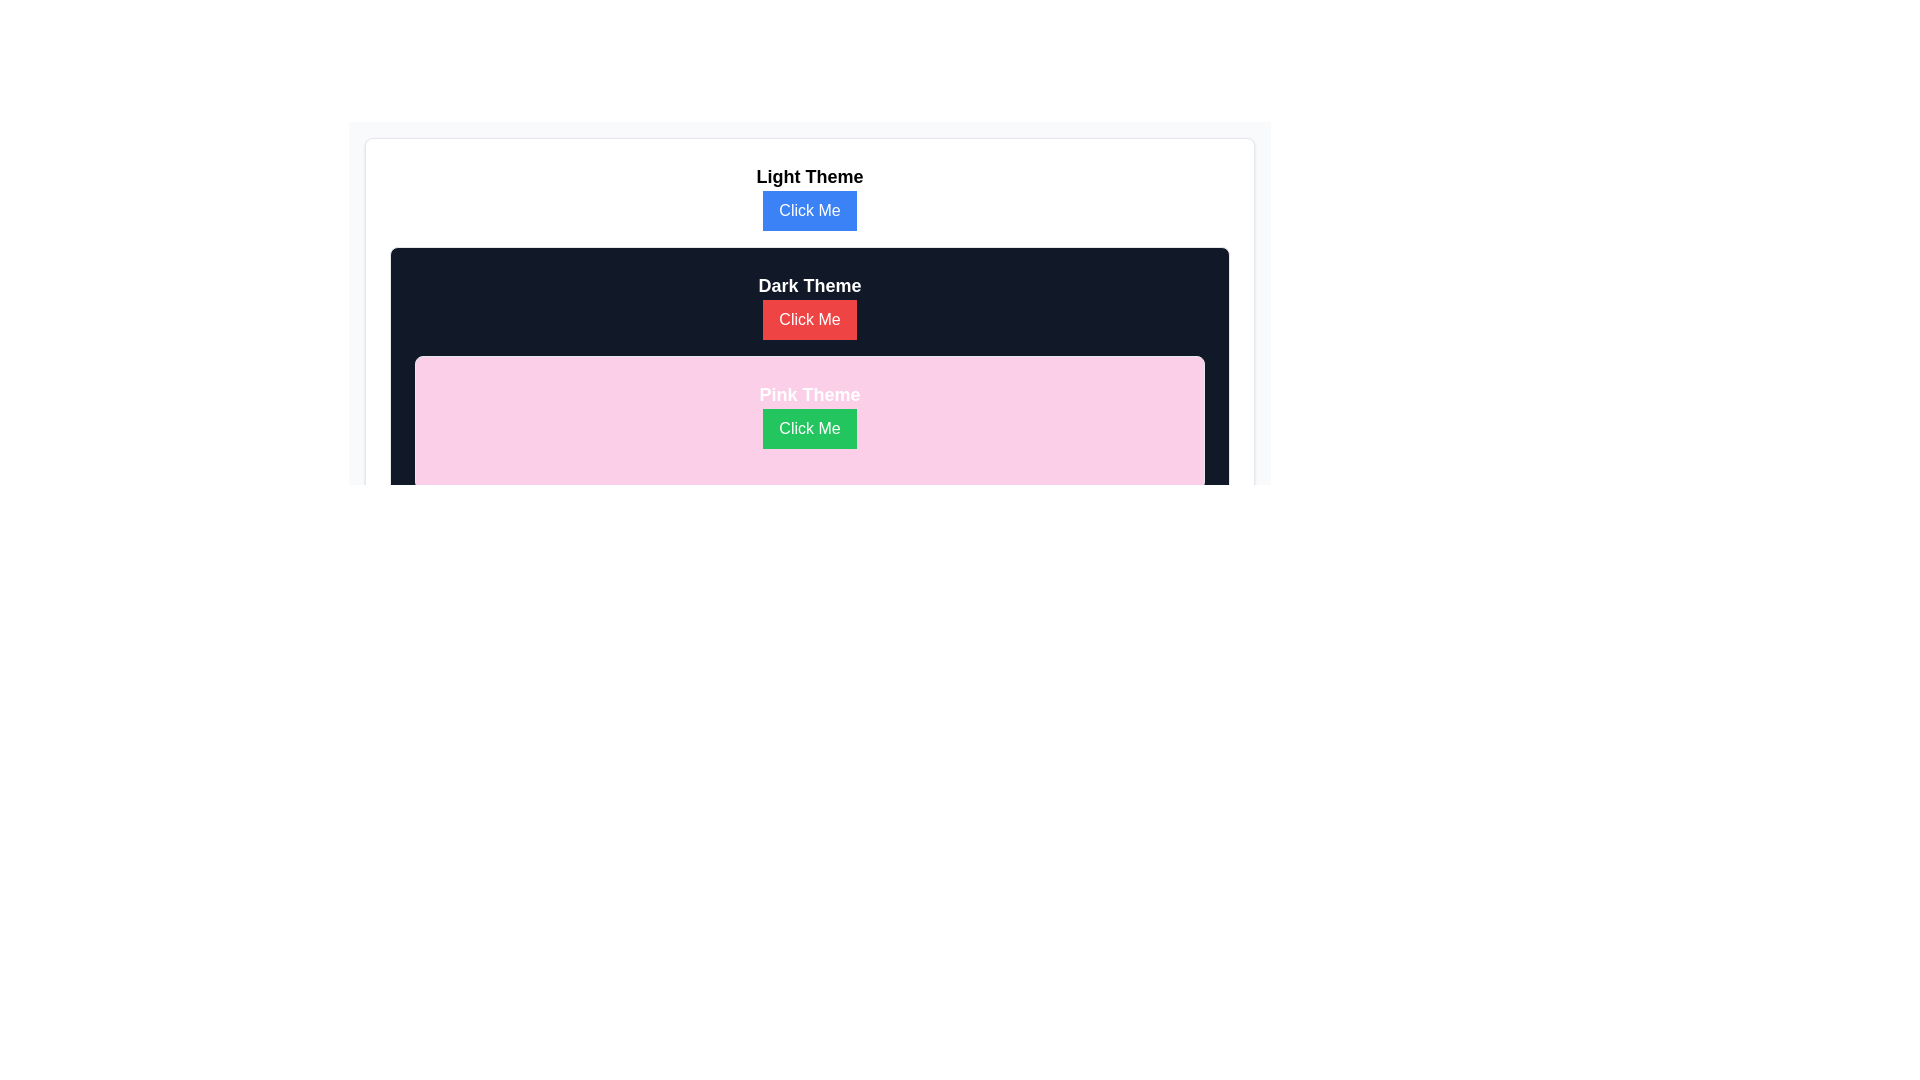  Describe the element at coordinates (810, 176) in the screenshot. I see `the text element labeled 'Light Theme', which serves as a title or header above the 'Click Me' button` at that location.